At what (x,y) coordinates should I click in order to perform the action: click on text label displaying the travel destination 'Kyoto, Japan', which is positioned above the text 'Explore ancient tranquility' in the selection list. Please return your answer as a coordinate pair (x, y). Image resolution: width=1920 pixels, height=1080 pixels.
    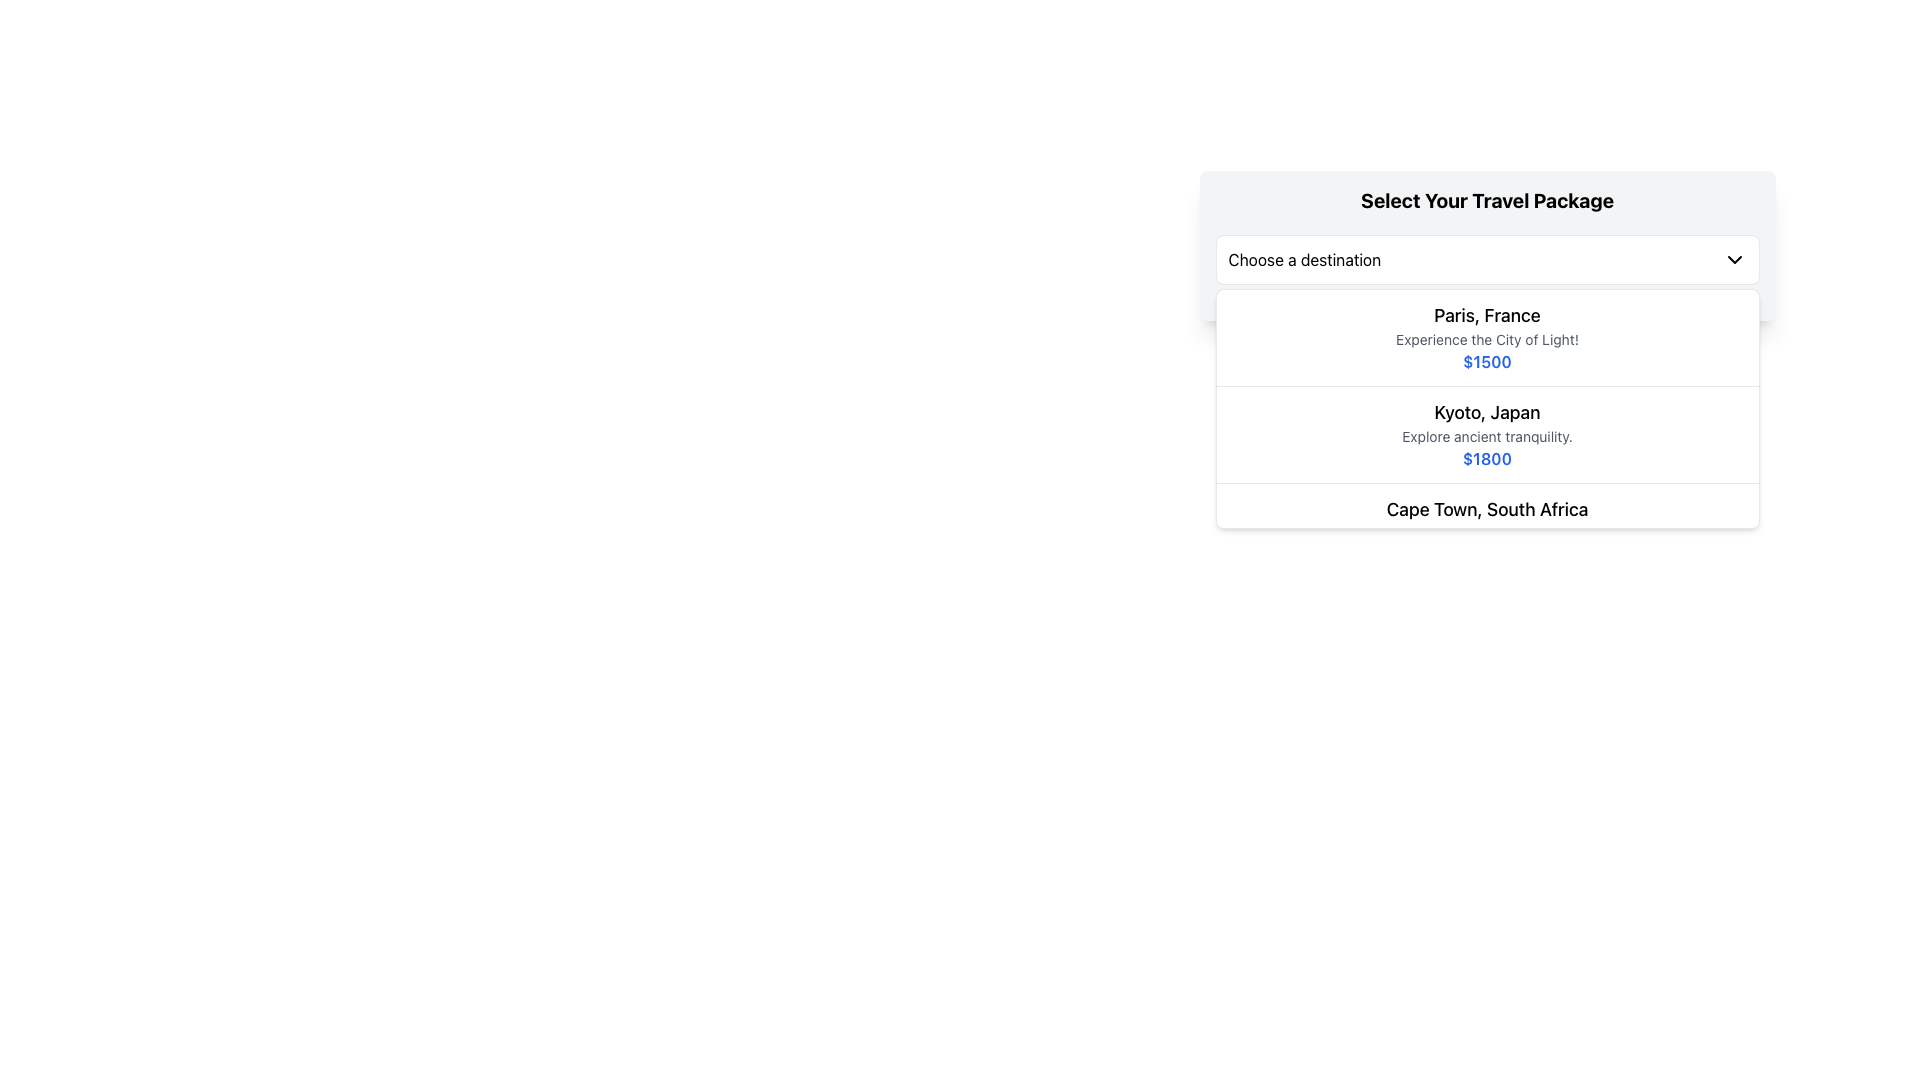
    Looking at the image, I should click on (1487, 411).